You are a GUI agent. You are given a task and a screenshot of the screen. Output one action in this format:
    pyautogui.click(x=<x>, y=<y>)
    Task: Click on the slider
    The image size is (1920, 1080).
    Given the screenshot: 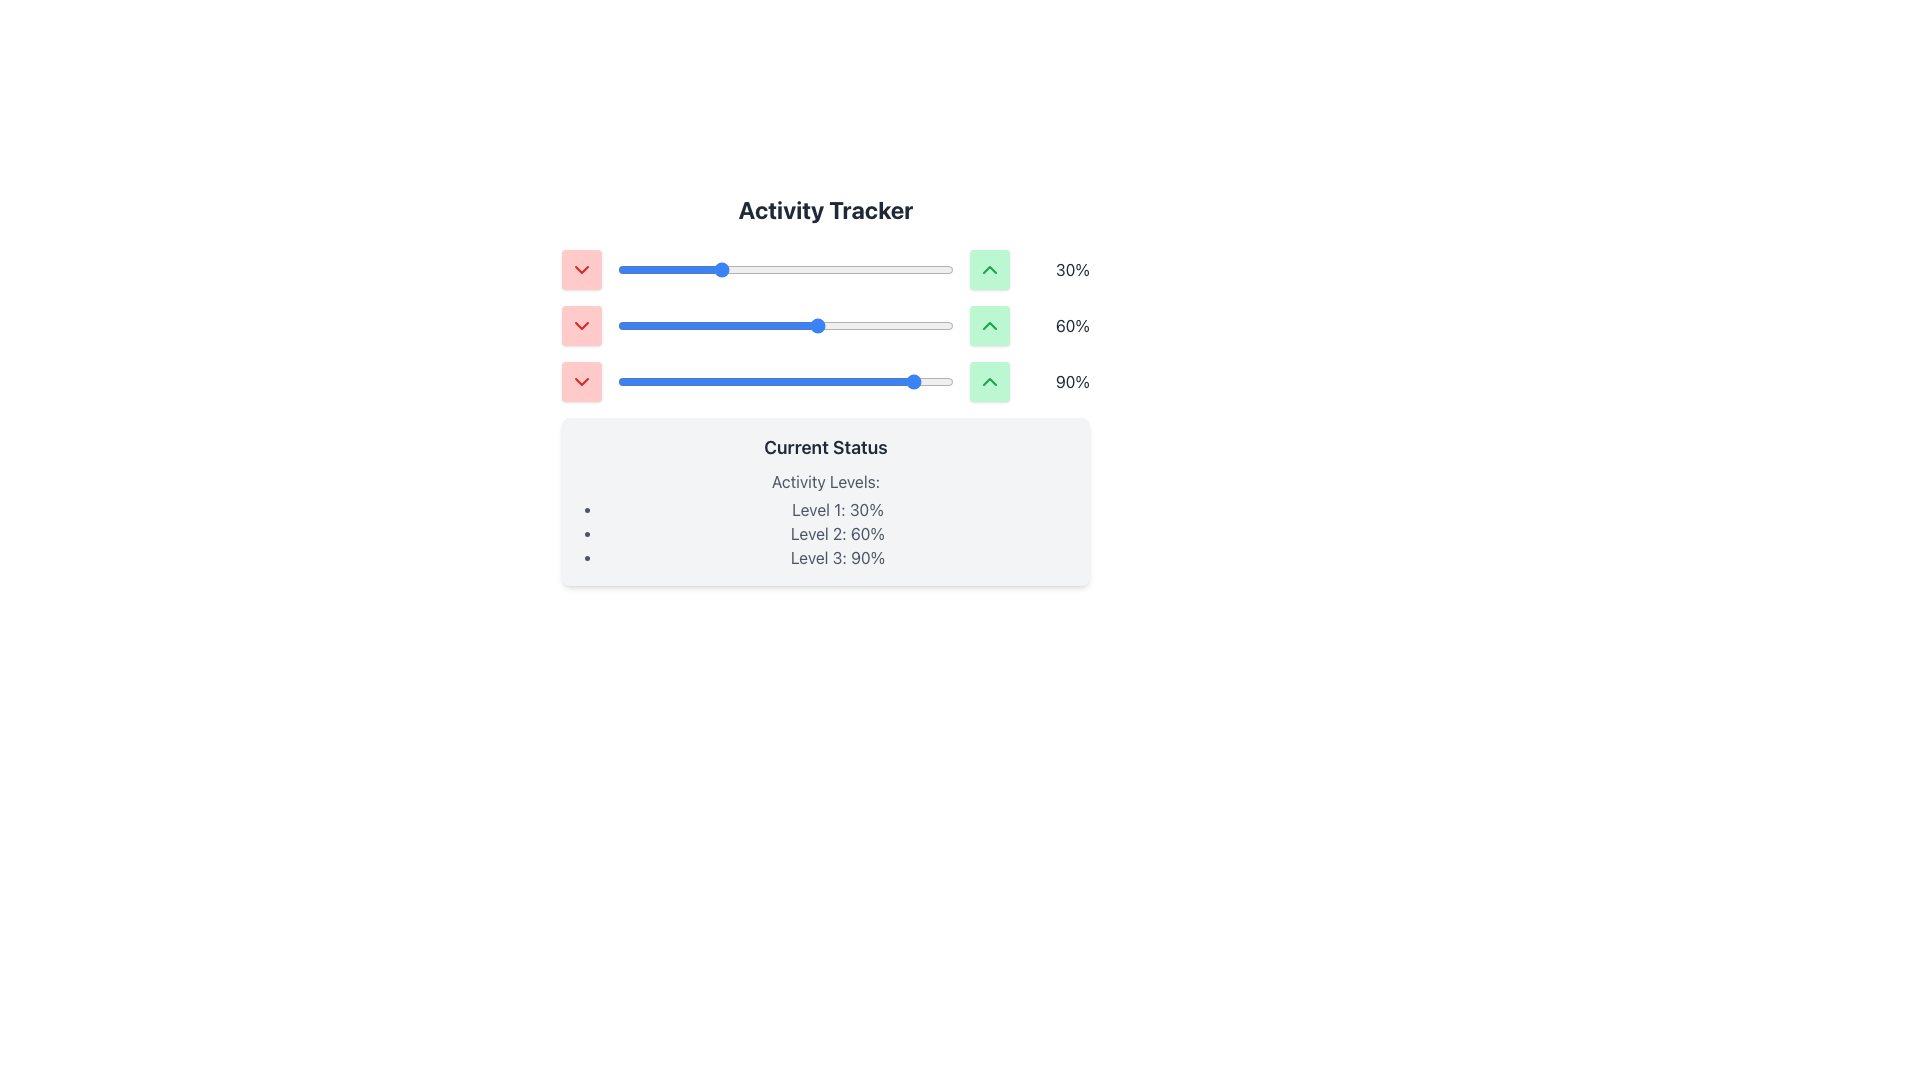 What is the action you would take?
    pyautogui.click(x=671, y=270)
    